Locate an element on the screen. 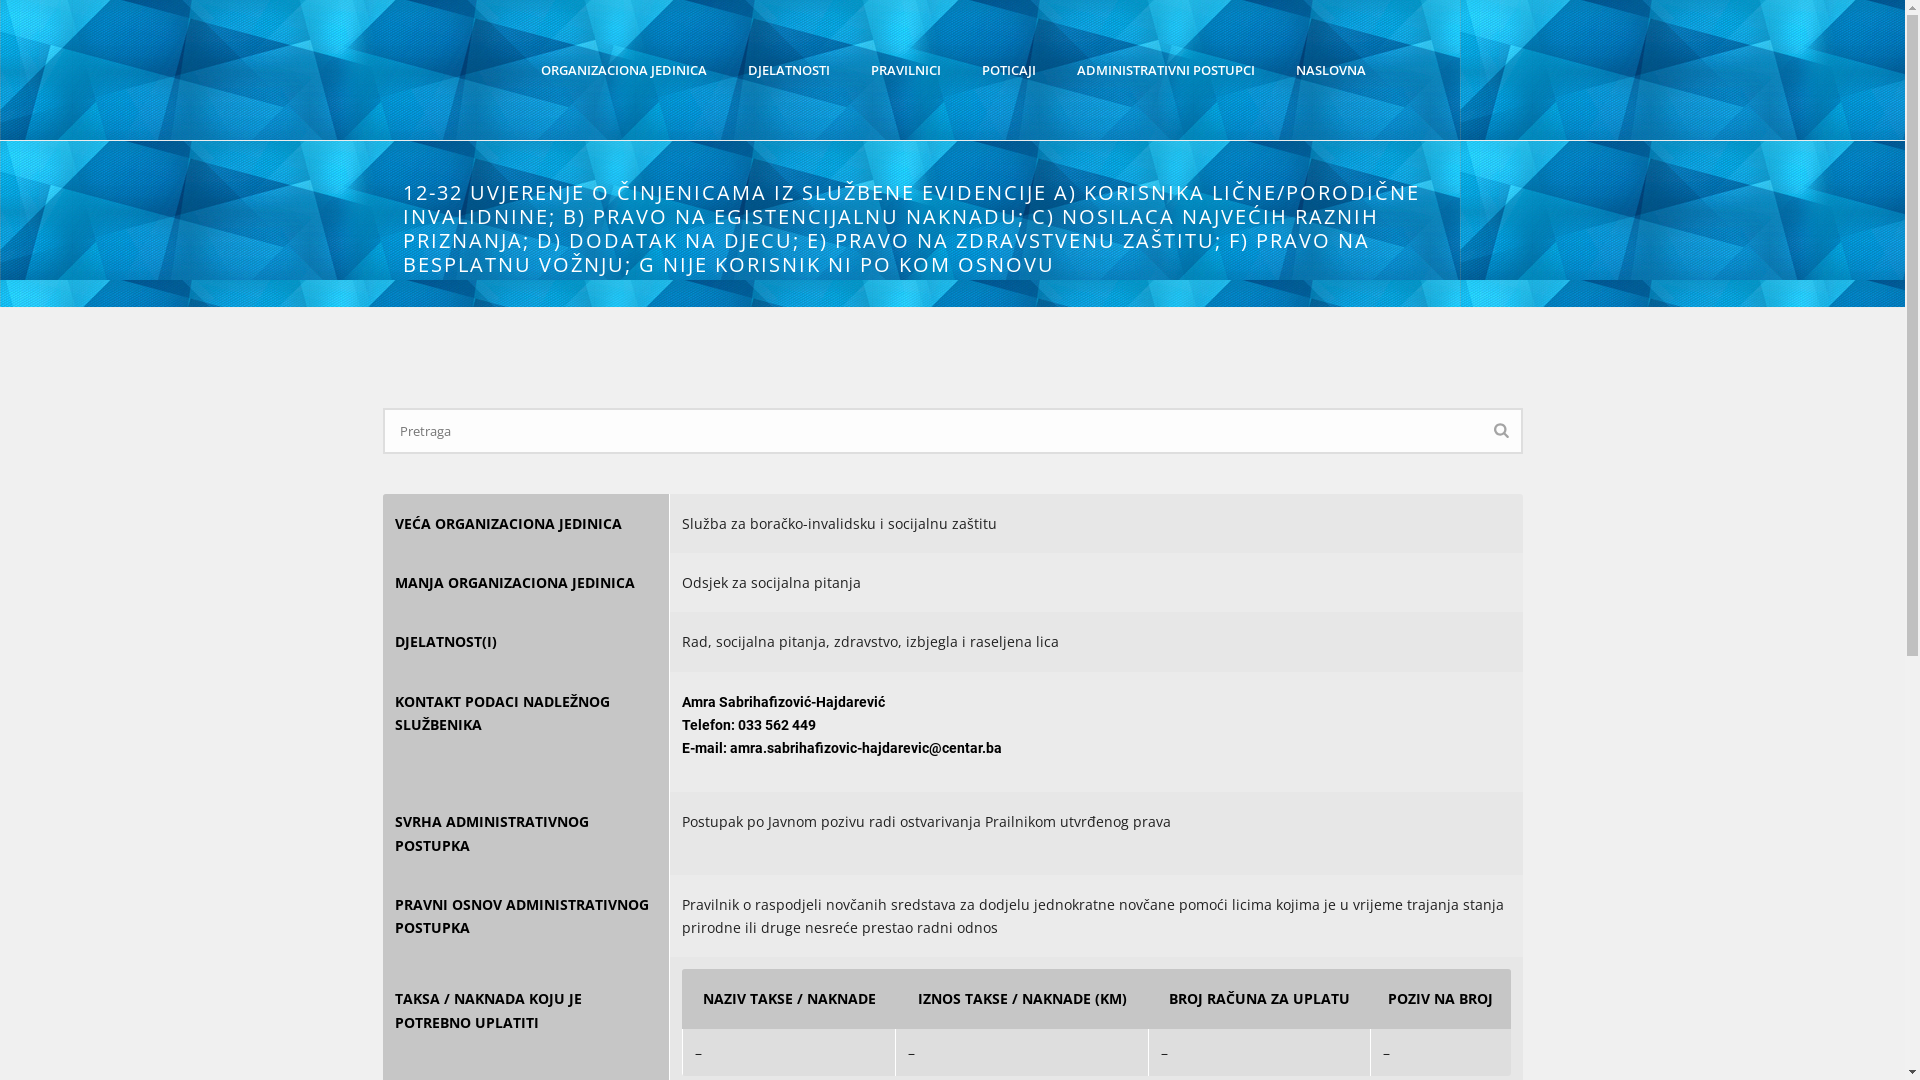  'ADMINISTRATIVNI POSTUPCI' is located at coordinates (1055, 68).